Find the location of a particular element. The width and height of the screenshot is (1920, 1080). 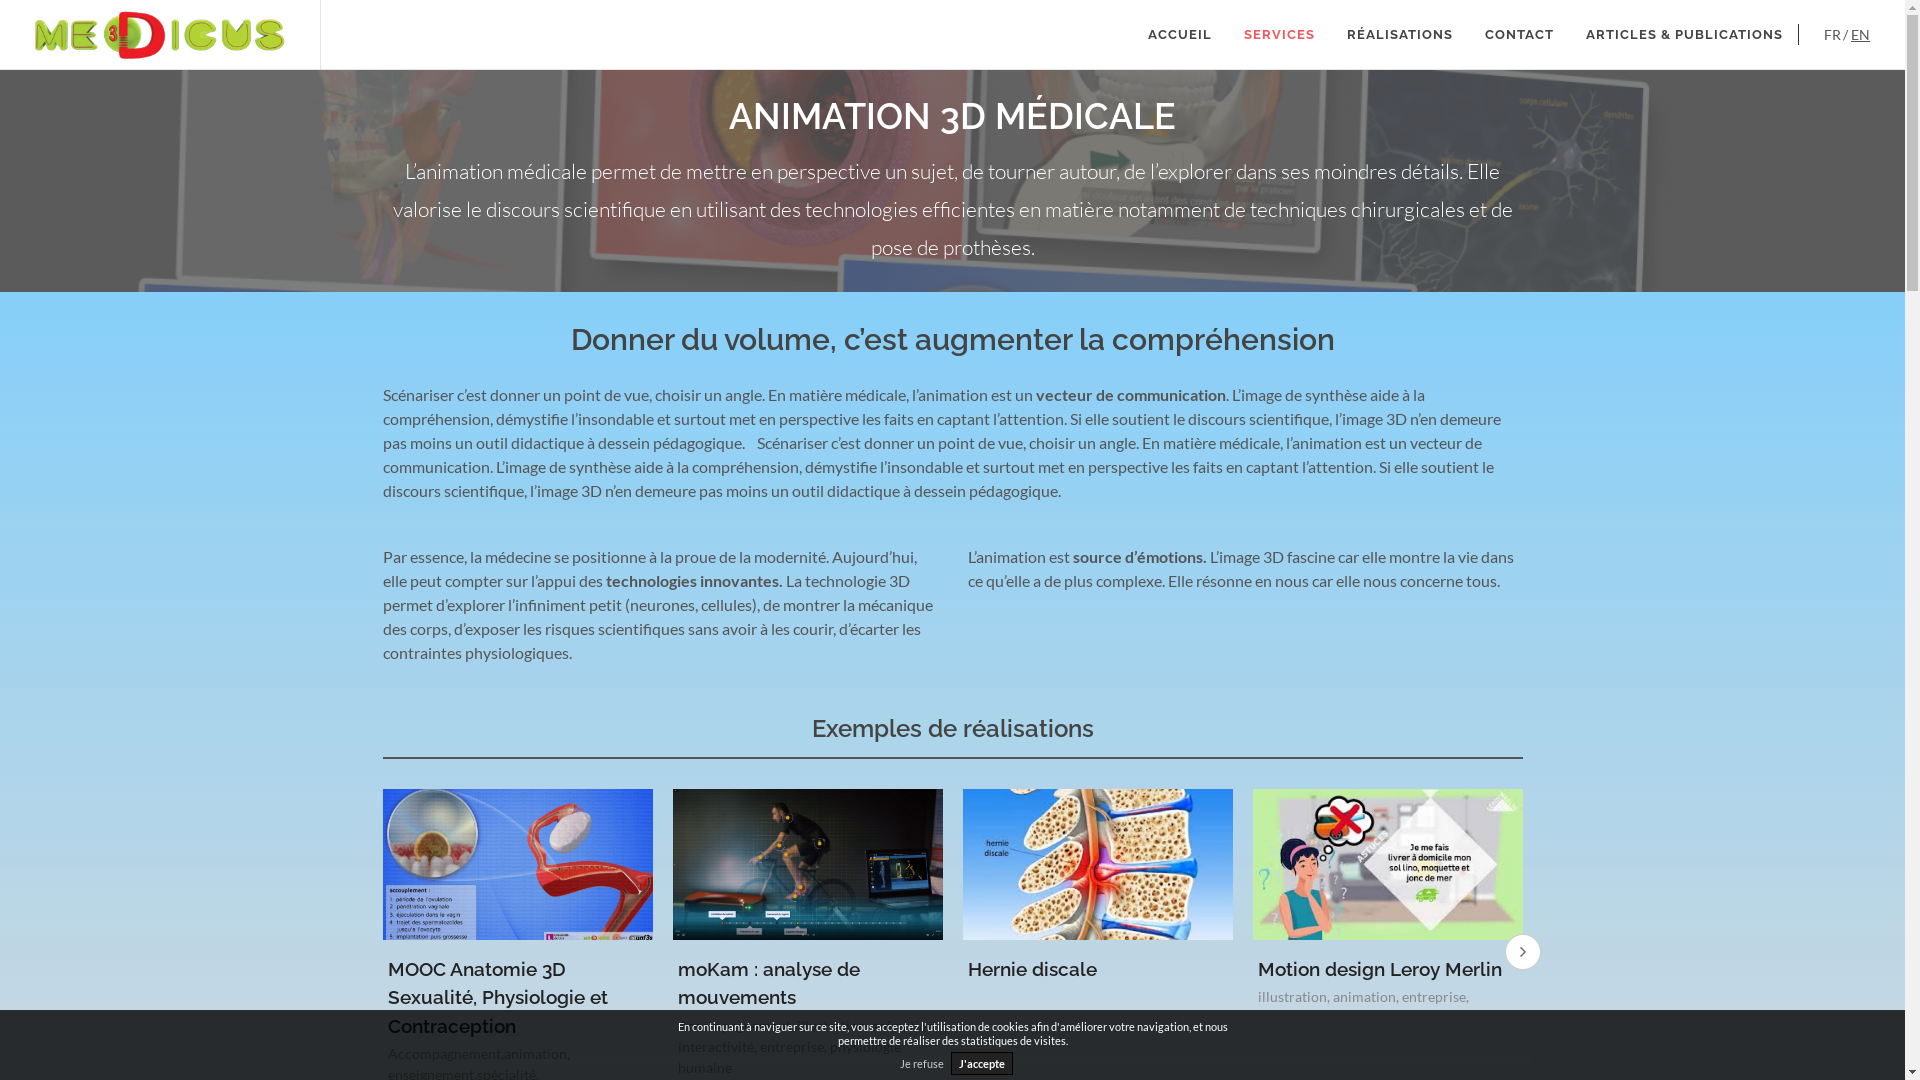

'Je refuse' is located at coordinates (920, 1062).